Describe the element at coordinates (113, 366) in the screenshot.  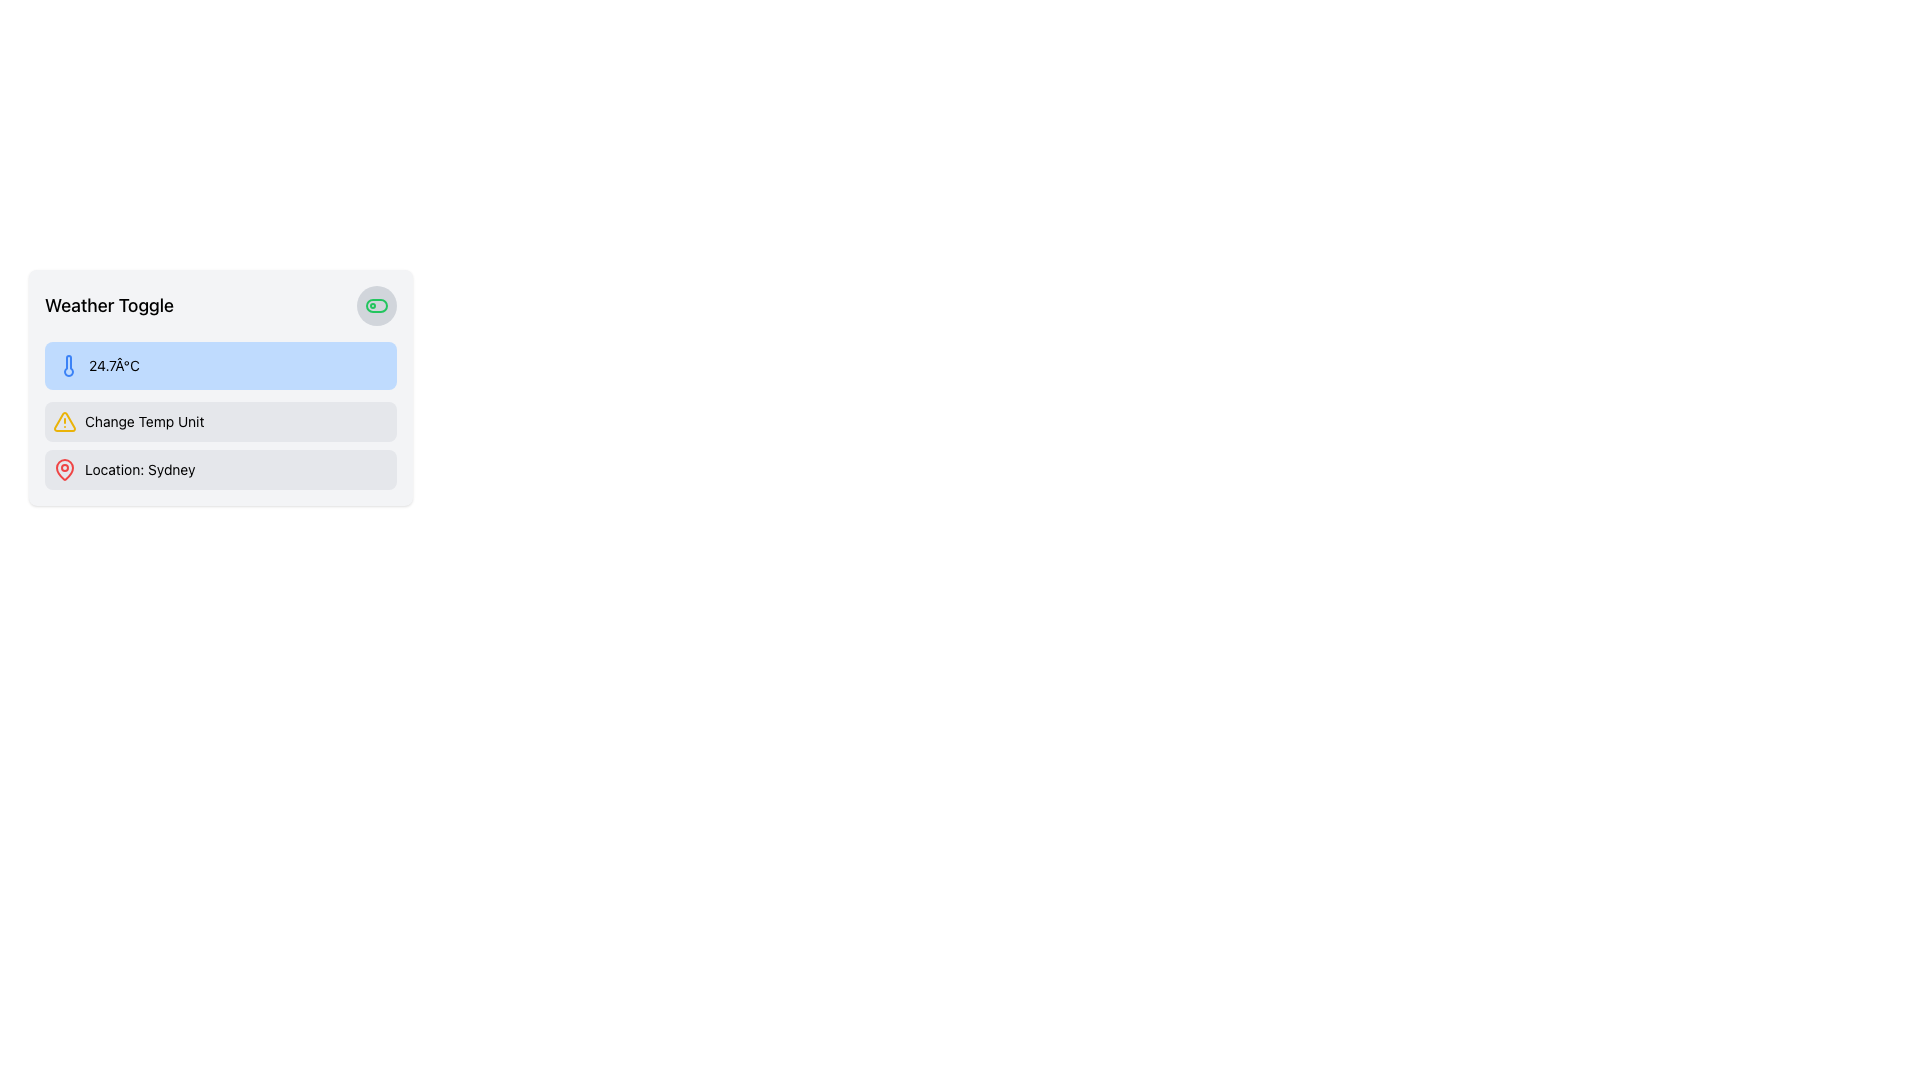
I see `the text label displaying '24.7°C', which is centered within a blue-highlighted background area and aligned with a thermometer icon in a vertically-stacked list` at that location.